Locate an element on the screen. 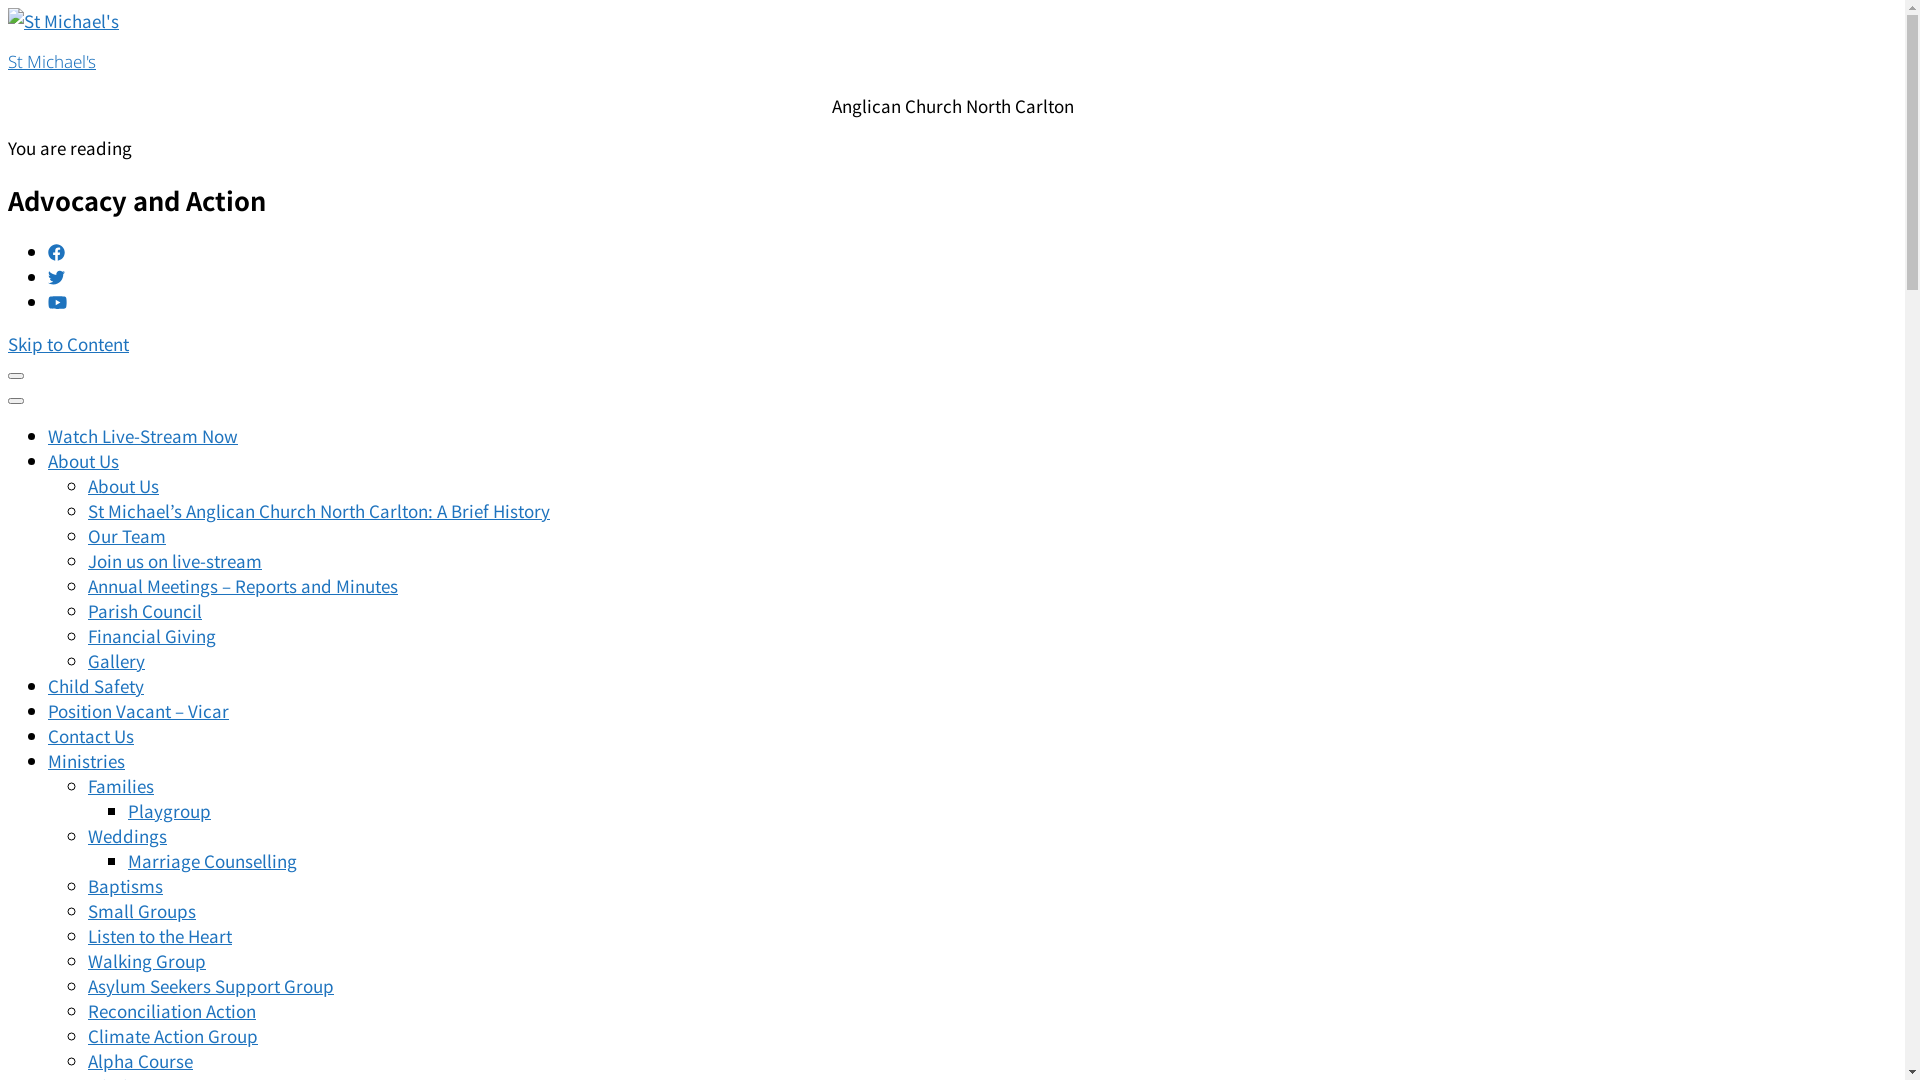  'Financial Giving' is located at coordinates (151, 635).